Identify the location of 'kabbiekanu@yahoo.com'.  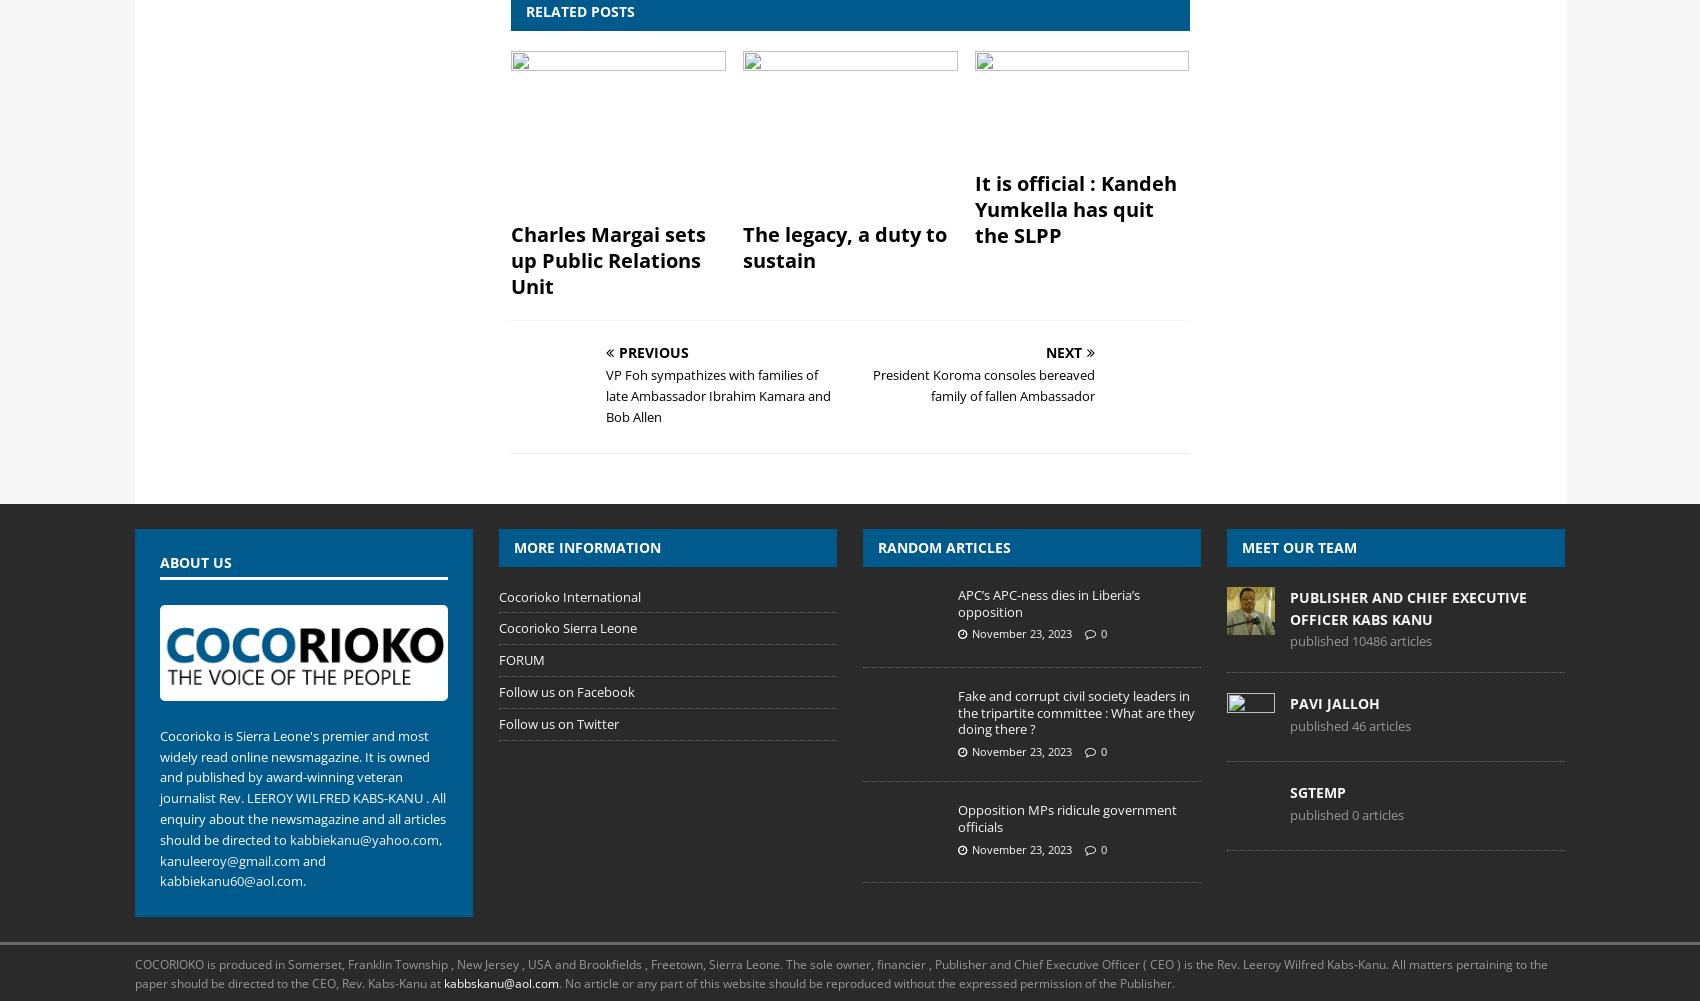
(362, 838).